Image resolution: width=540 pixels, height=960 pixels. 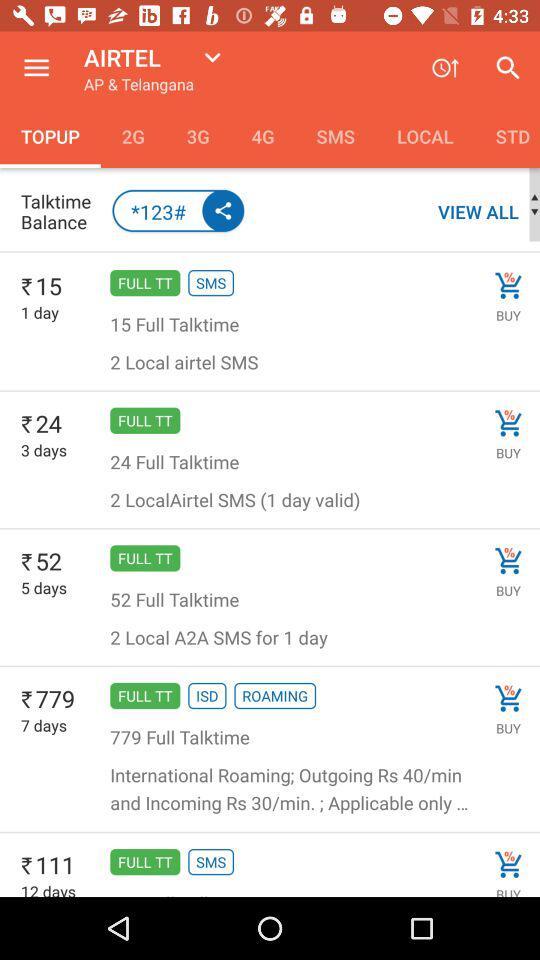 I want to click on the icon next to airtel item, so click(x=36, y=68).